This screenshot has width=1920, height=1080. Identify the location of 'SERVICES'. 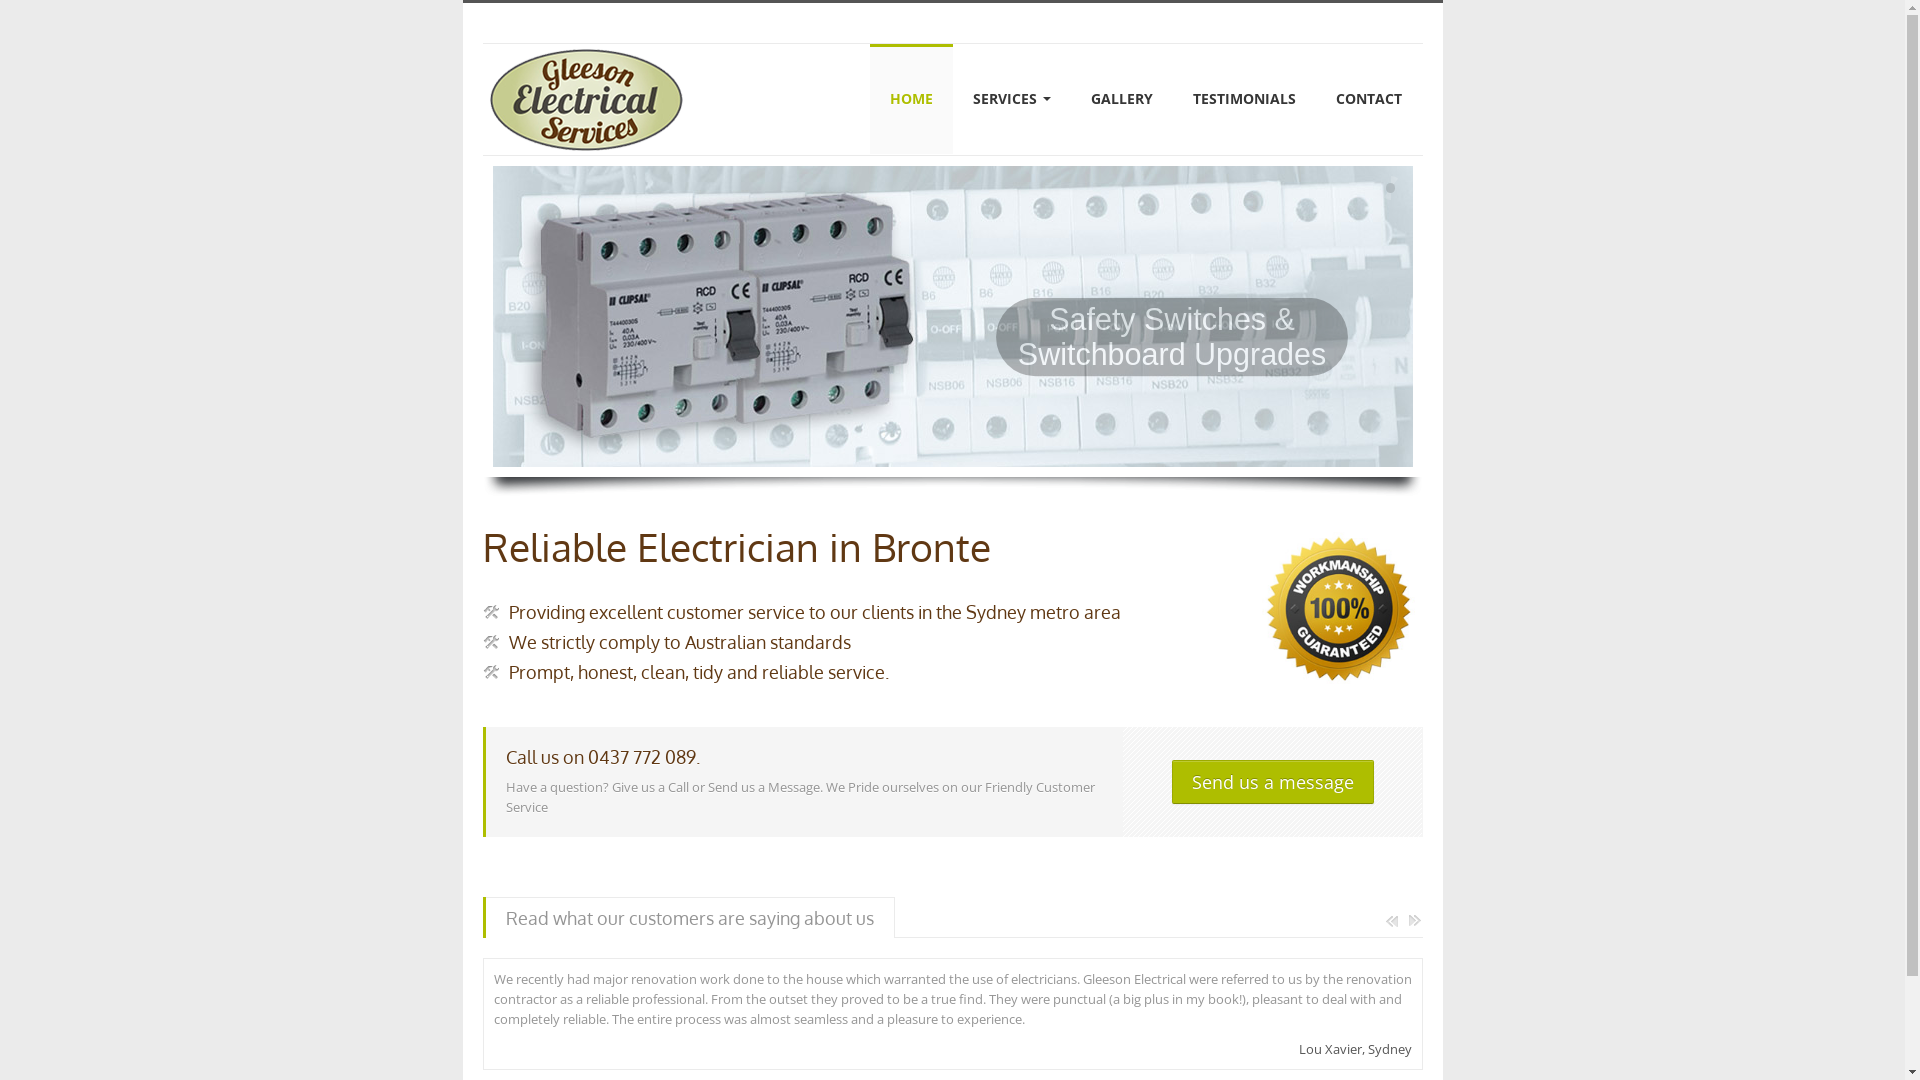
(1012, 99).